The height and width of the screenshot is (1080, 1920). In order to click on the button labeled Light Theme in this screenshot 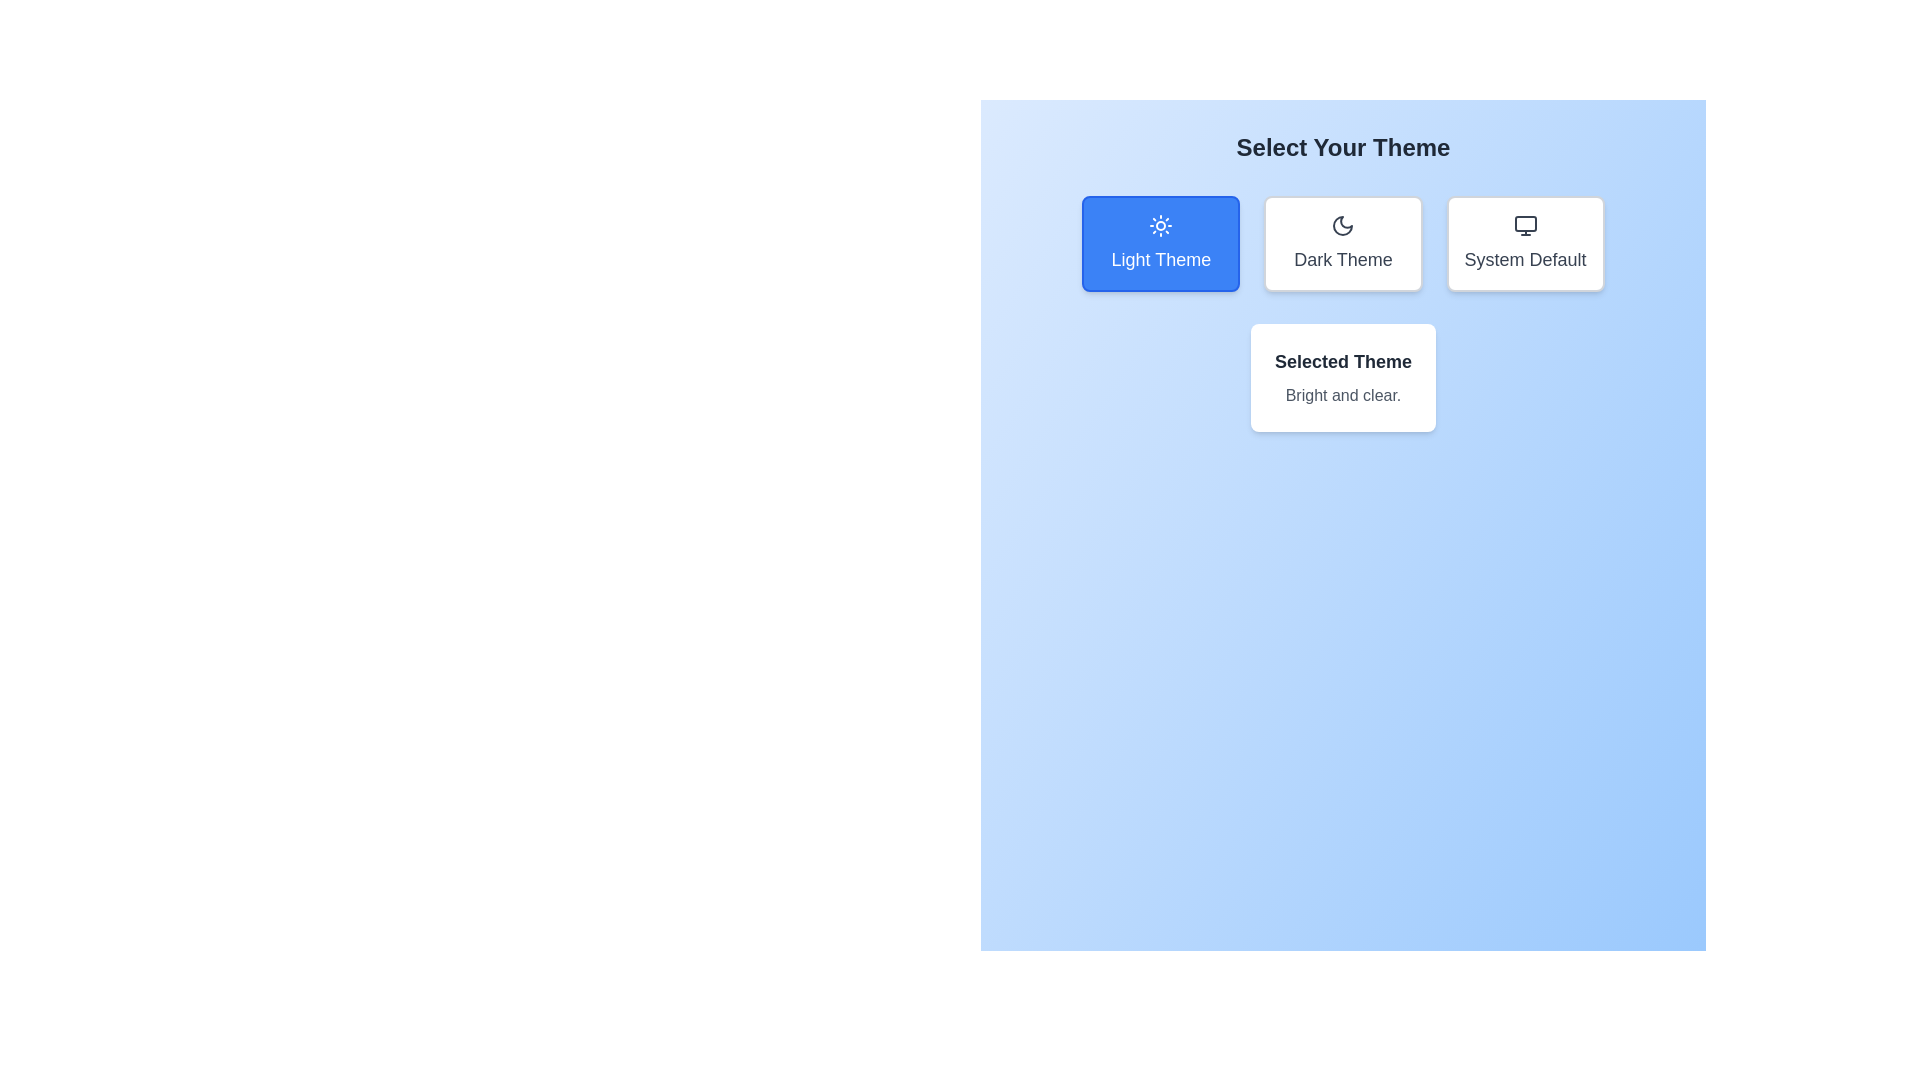, I will do `click(1161, 242)`.